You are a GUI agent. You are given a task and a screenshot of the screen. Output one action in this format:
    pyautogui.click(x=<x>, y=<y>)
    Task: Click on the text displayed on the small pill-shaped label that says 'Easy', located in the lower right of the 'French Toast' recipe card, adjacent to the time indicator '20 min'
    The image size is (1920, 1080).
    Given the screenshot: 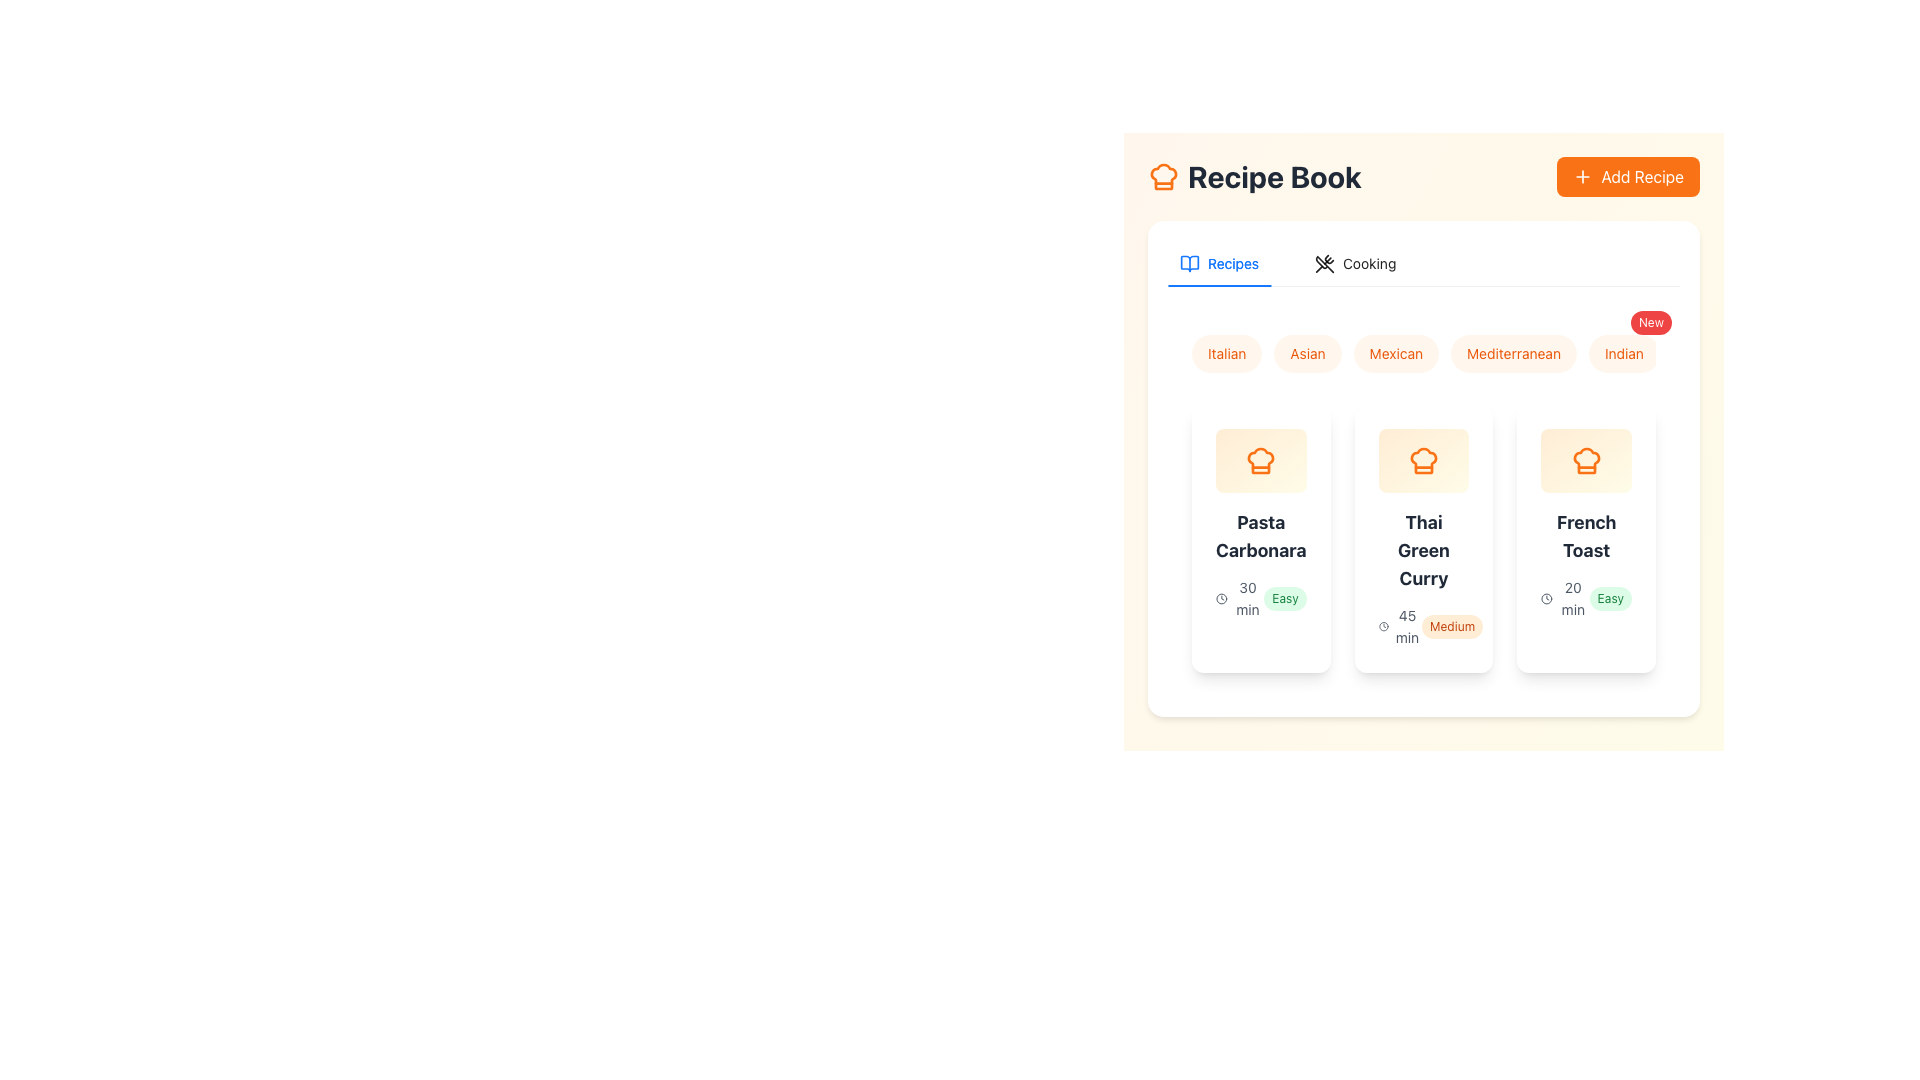 What is the action you would take?
    pyautogui.click(x=1610, y=597)
    